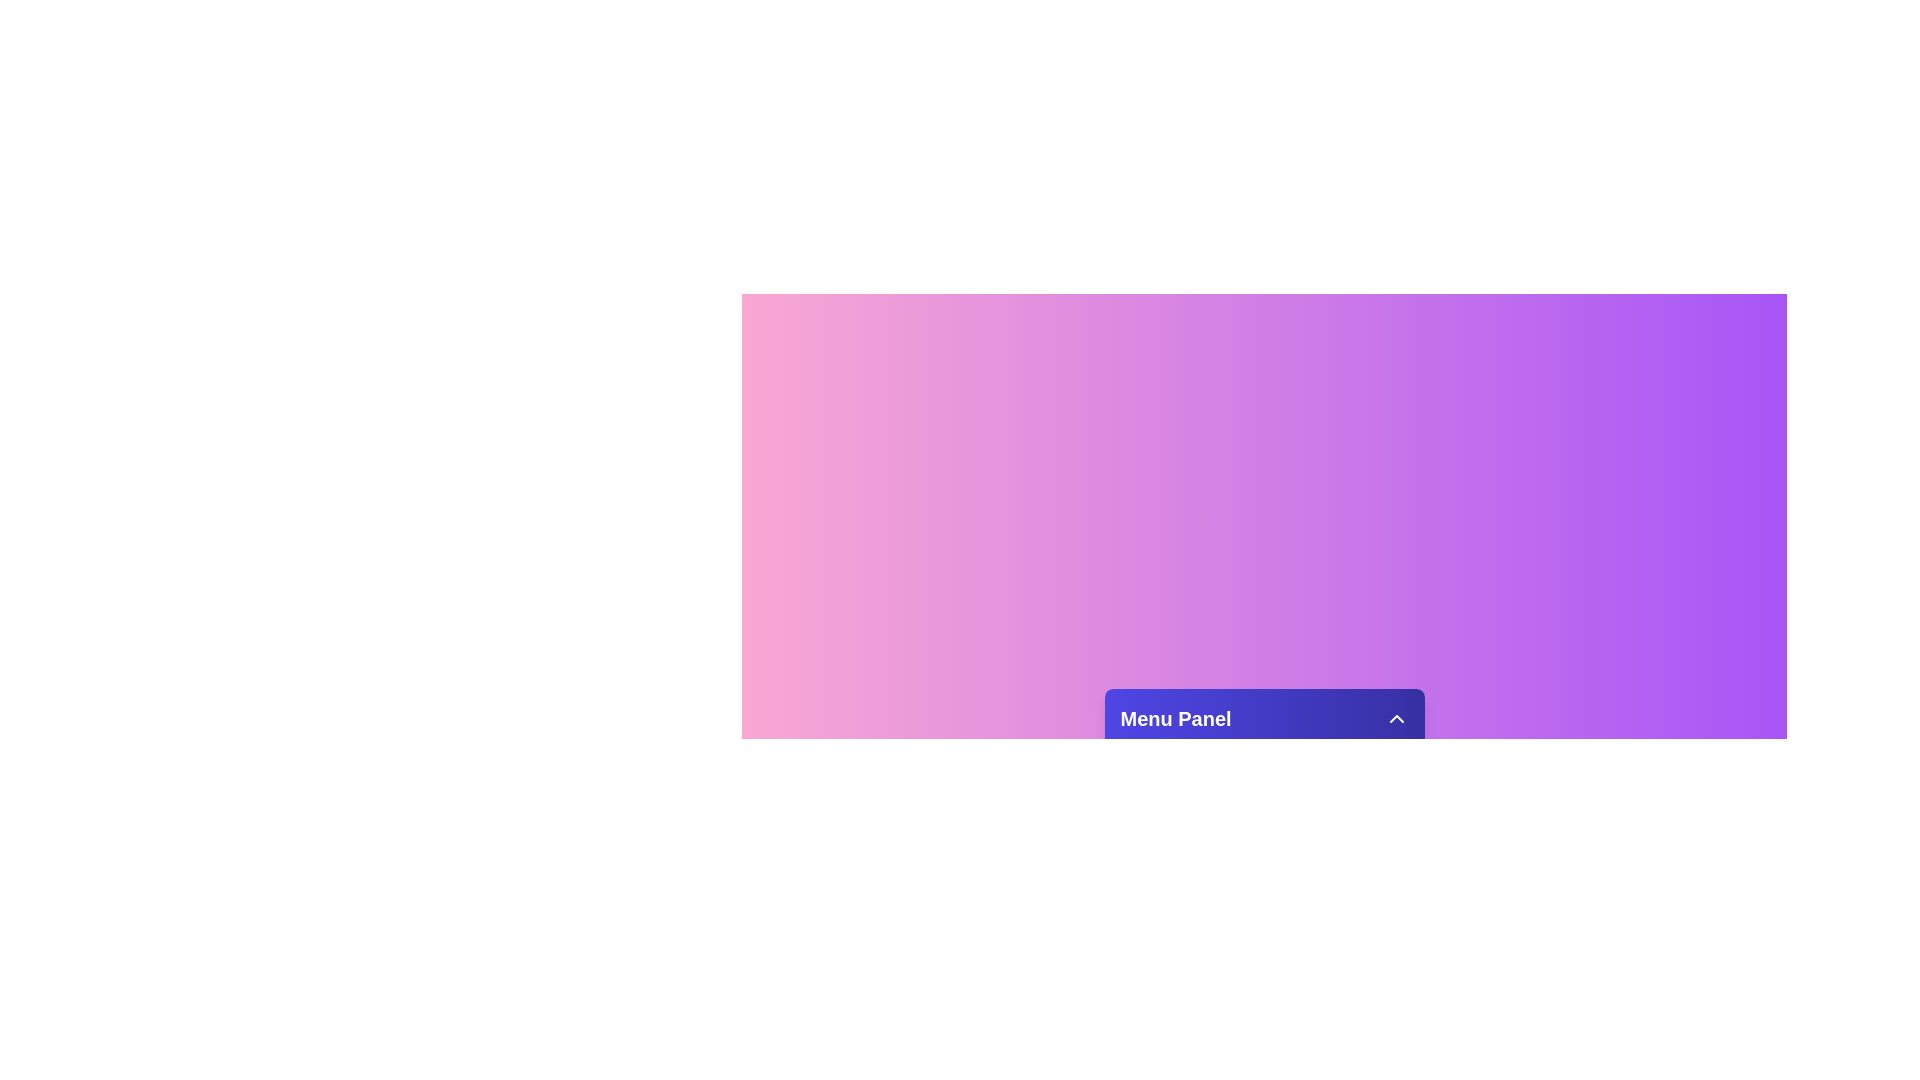  What do you see at coordinates (1395, 717) in the screenshot?
I see `the toggle button in the menu panel header to toggle its visibility` at bounding box center [1395, 717].